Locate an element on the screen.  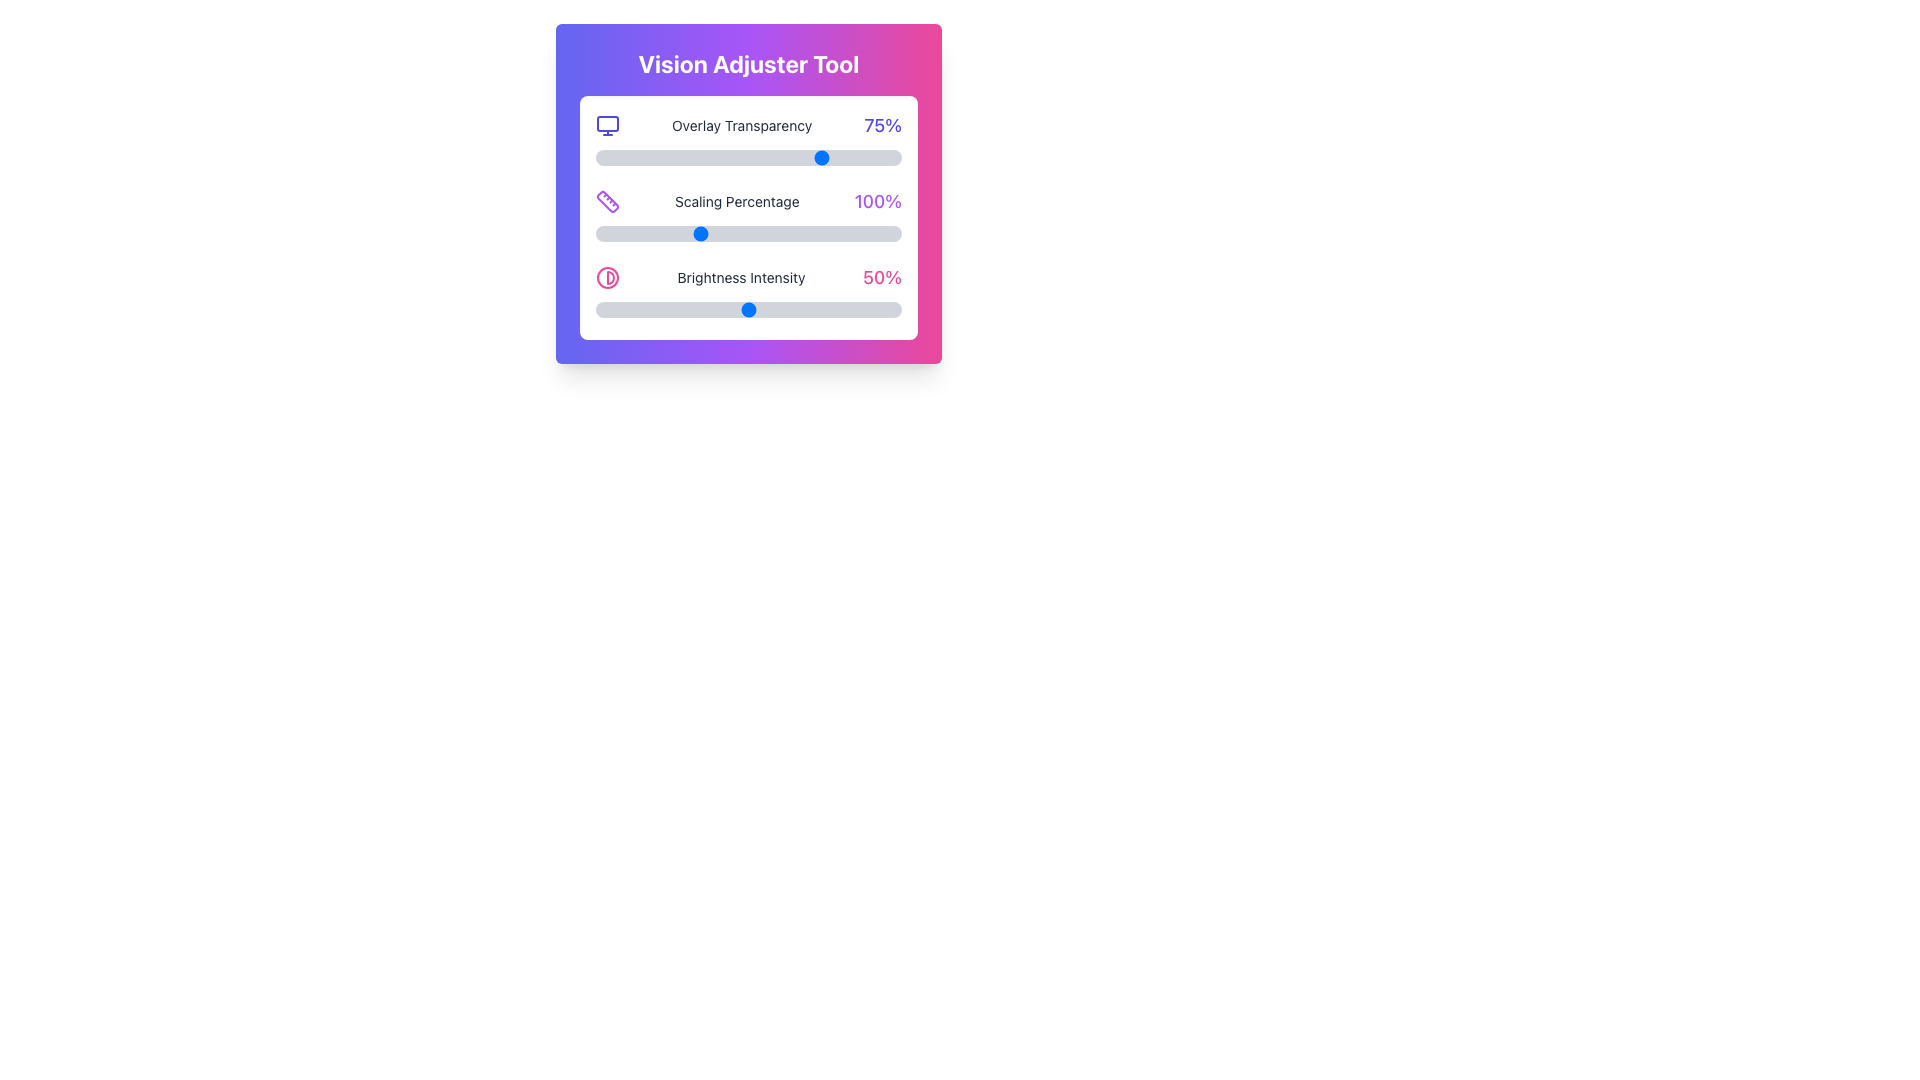
the scaling percentage is located at coordinates (637, 233).